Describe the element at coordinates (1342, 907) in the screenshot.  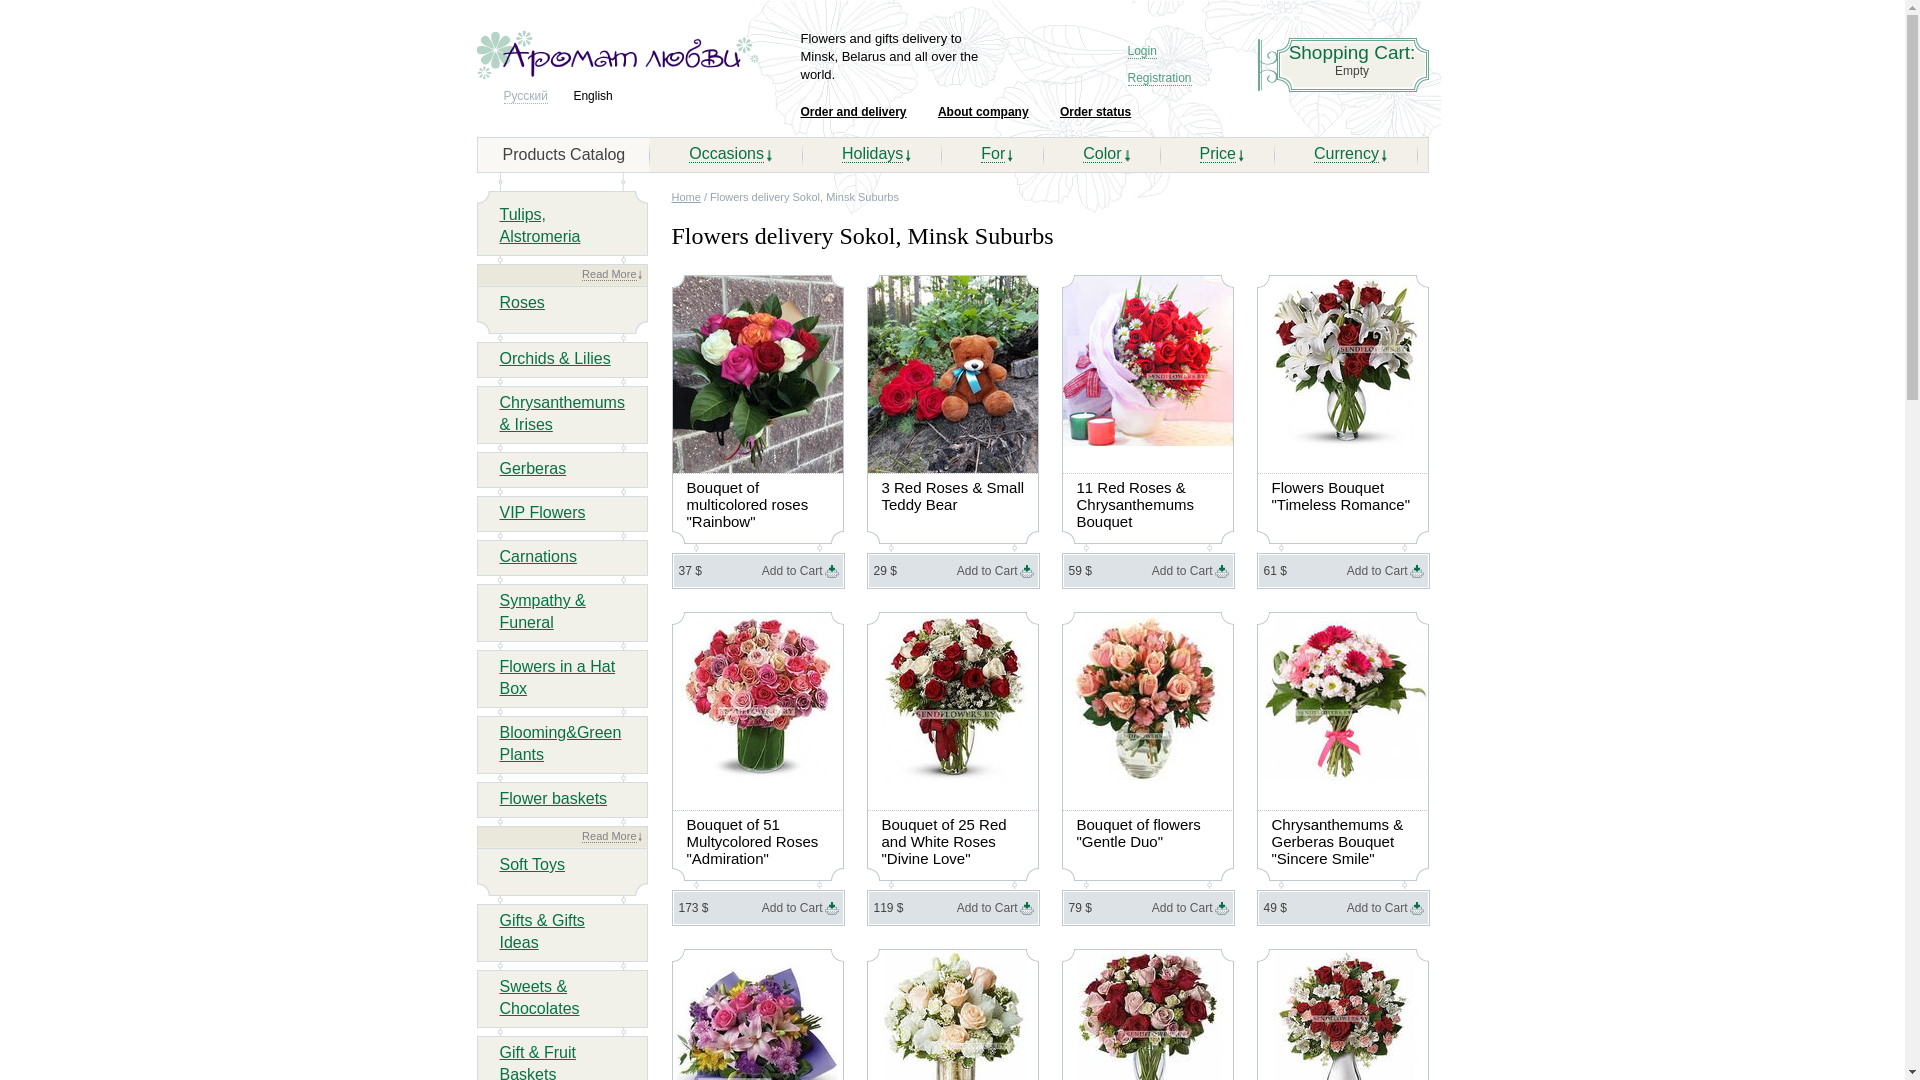
I see `'Add to Cart` at that location.